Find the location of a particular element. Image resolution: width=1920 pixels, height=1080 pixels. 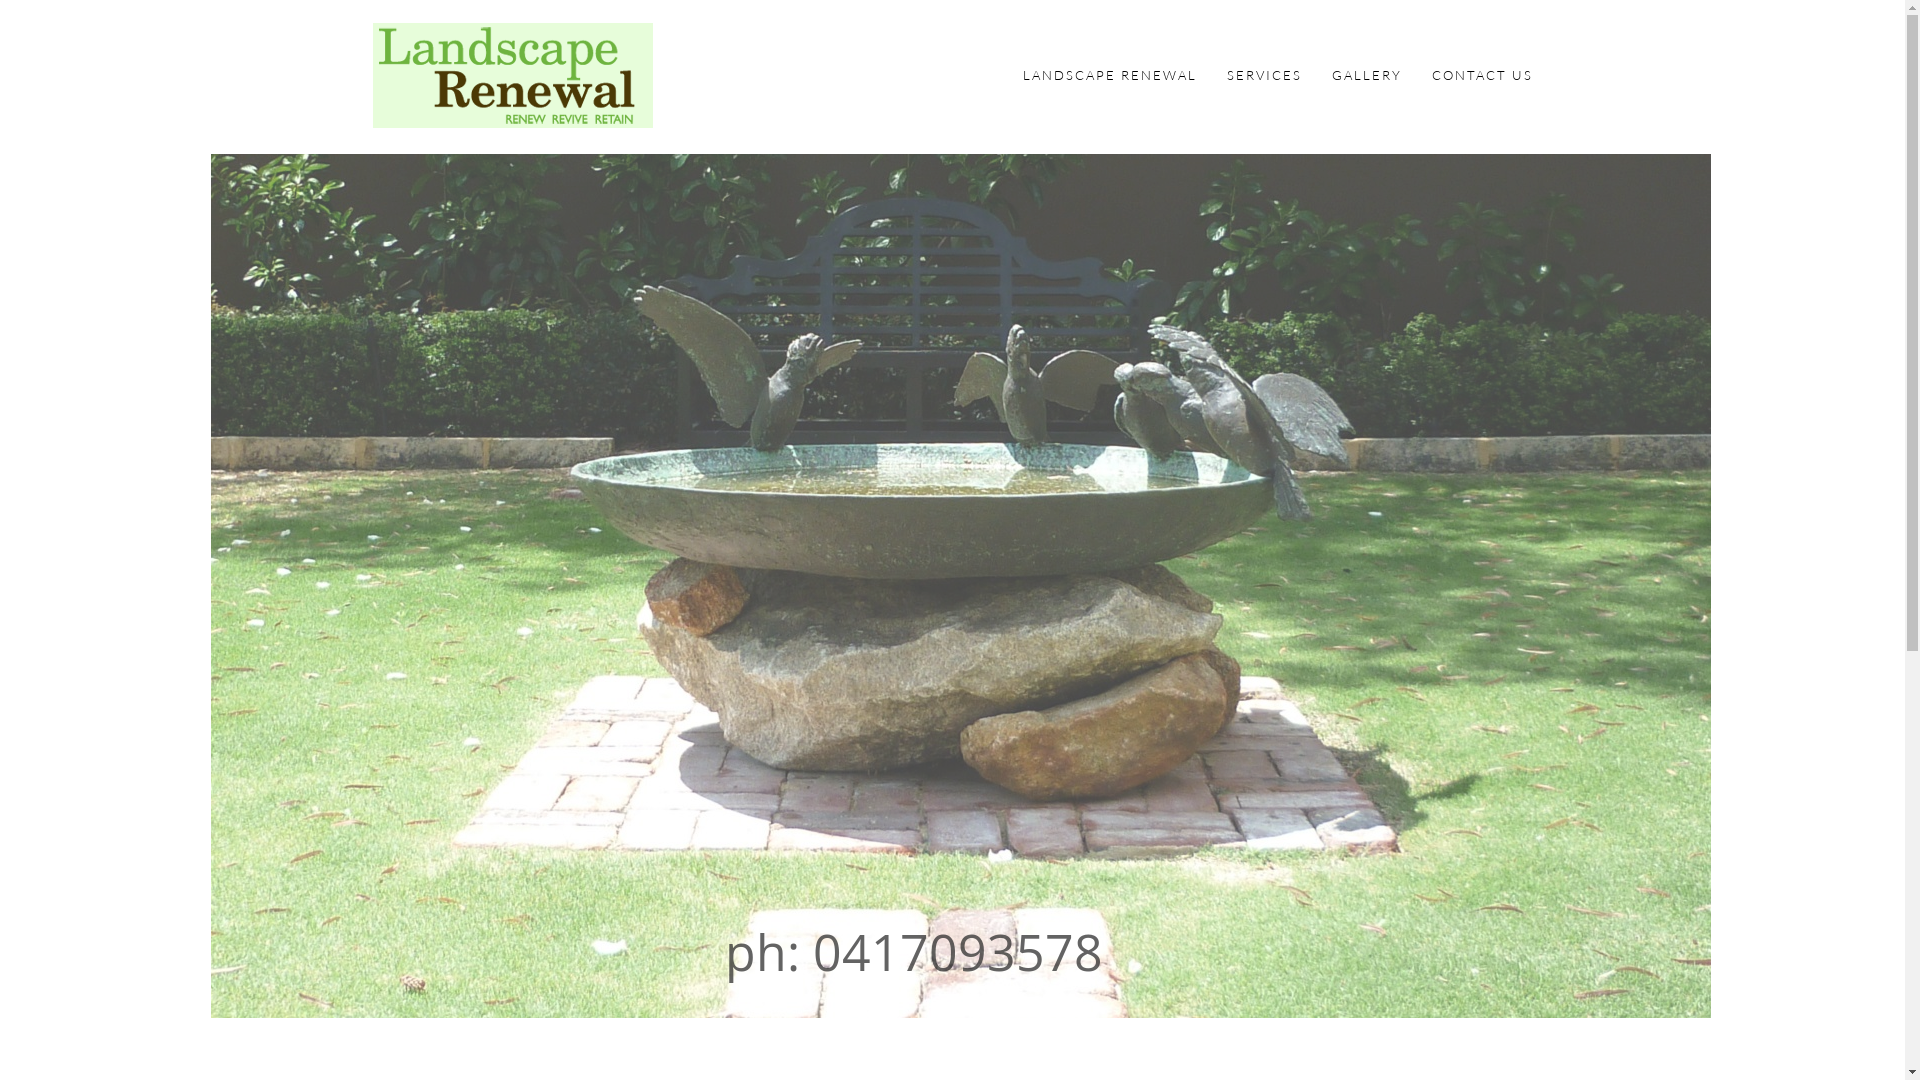

'SERVICES' is located at coordinates (1224, 74).